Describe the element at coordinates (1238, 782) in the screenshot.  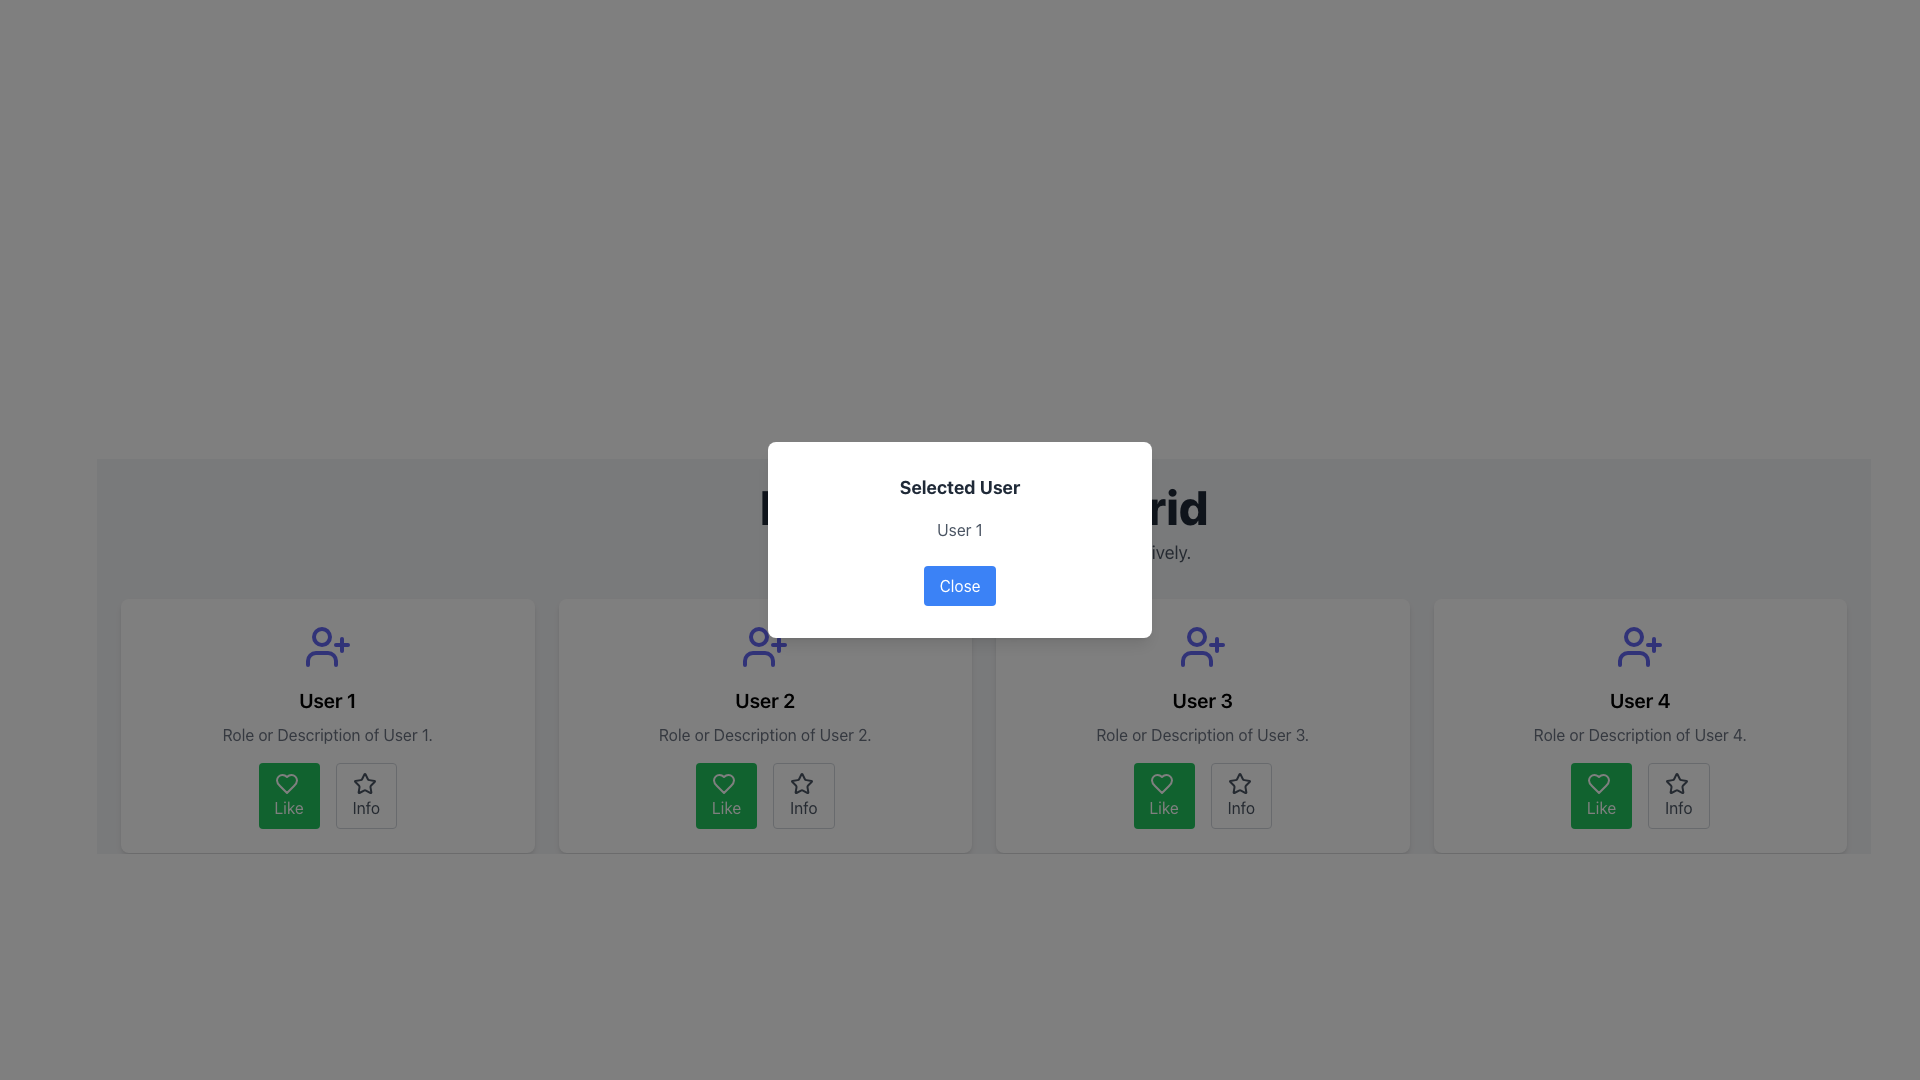
I see `the star icon 'Info' button located in the card for 'User 3', positioned to the right of the green 'Like' button` at that location.